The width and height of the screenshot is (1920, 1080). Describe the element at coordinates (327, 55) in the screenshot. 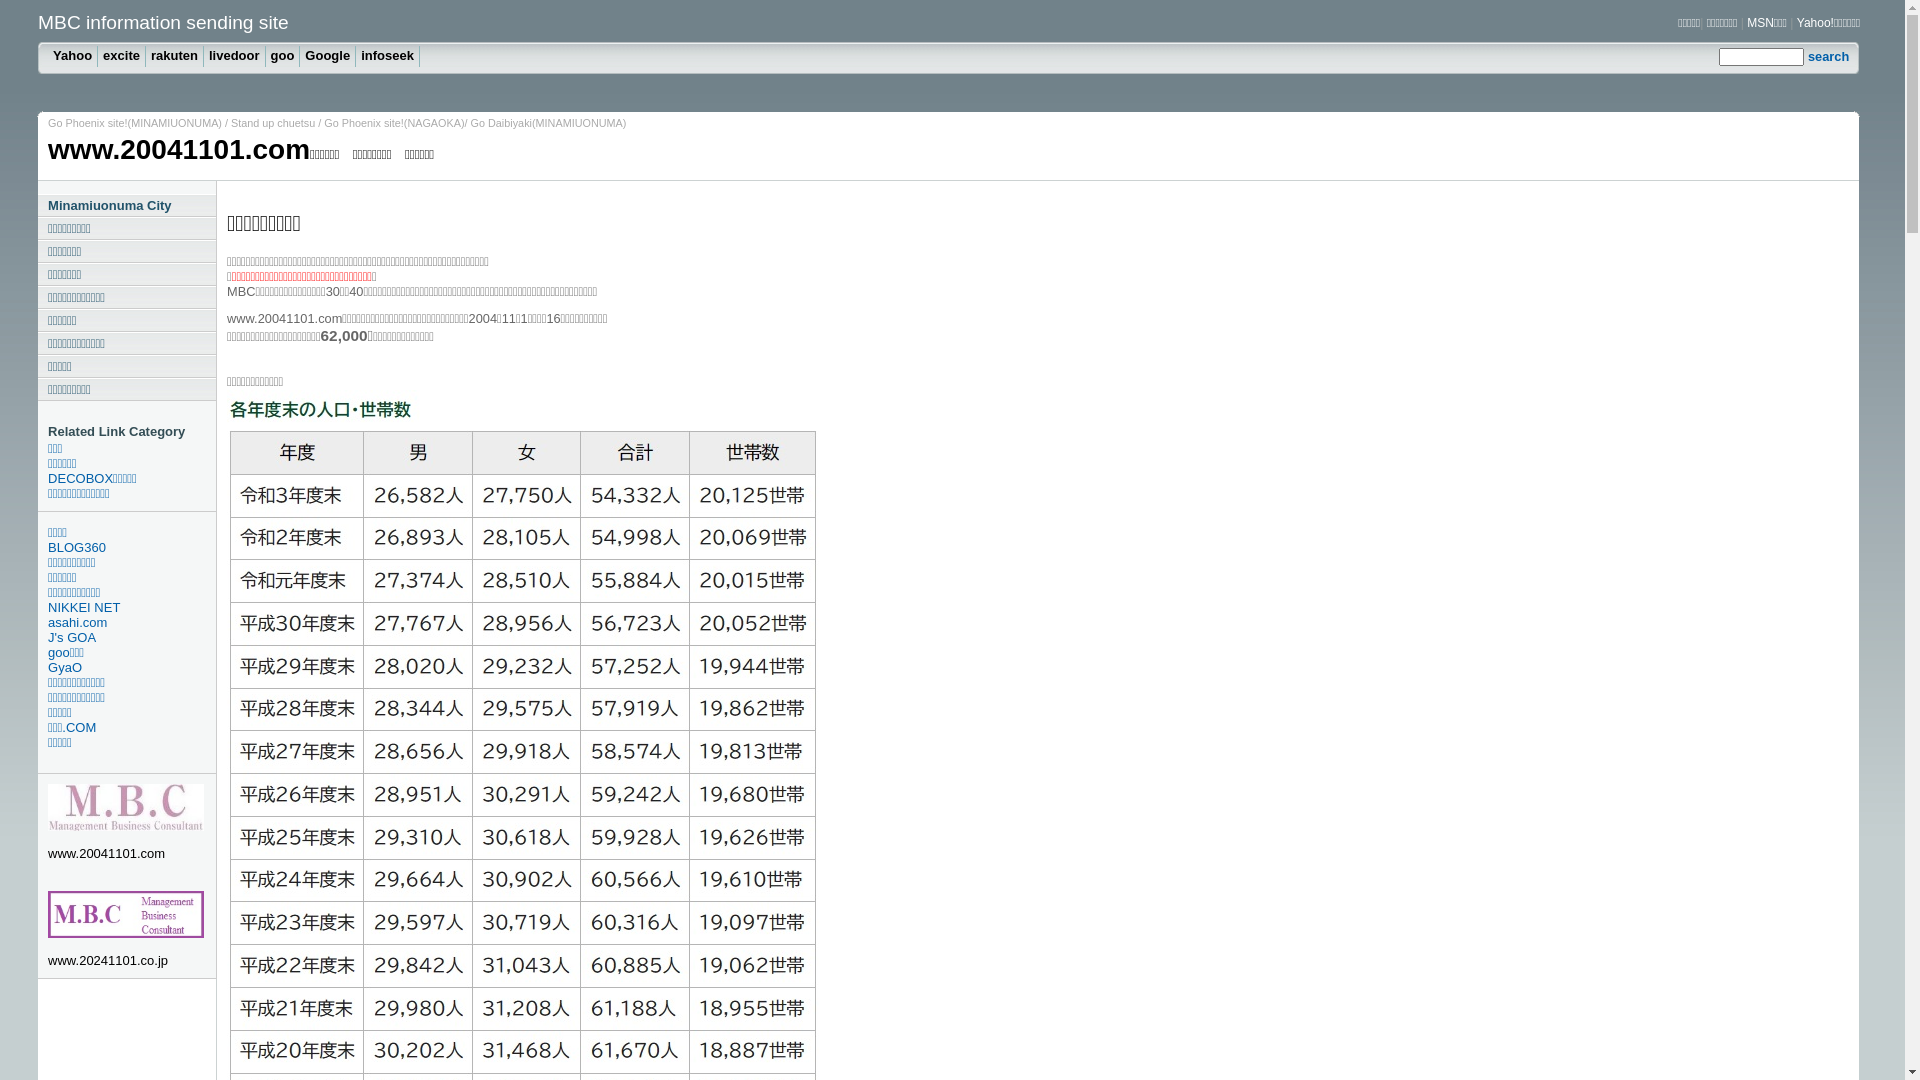

I see `'Google'` at that location.